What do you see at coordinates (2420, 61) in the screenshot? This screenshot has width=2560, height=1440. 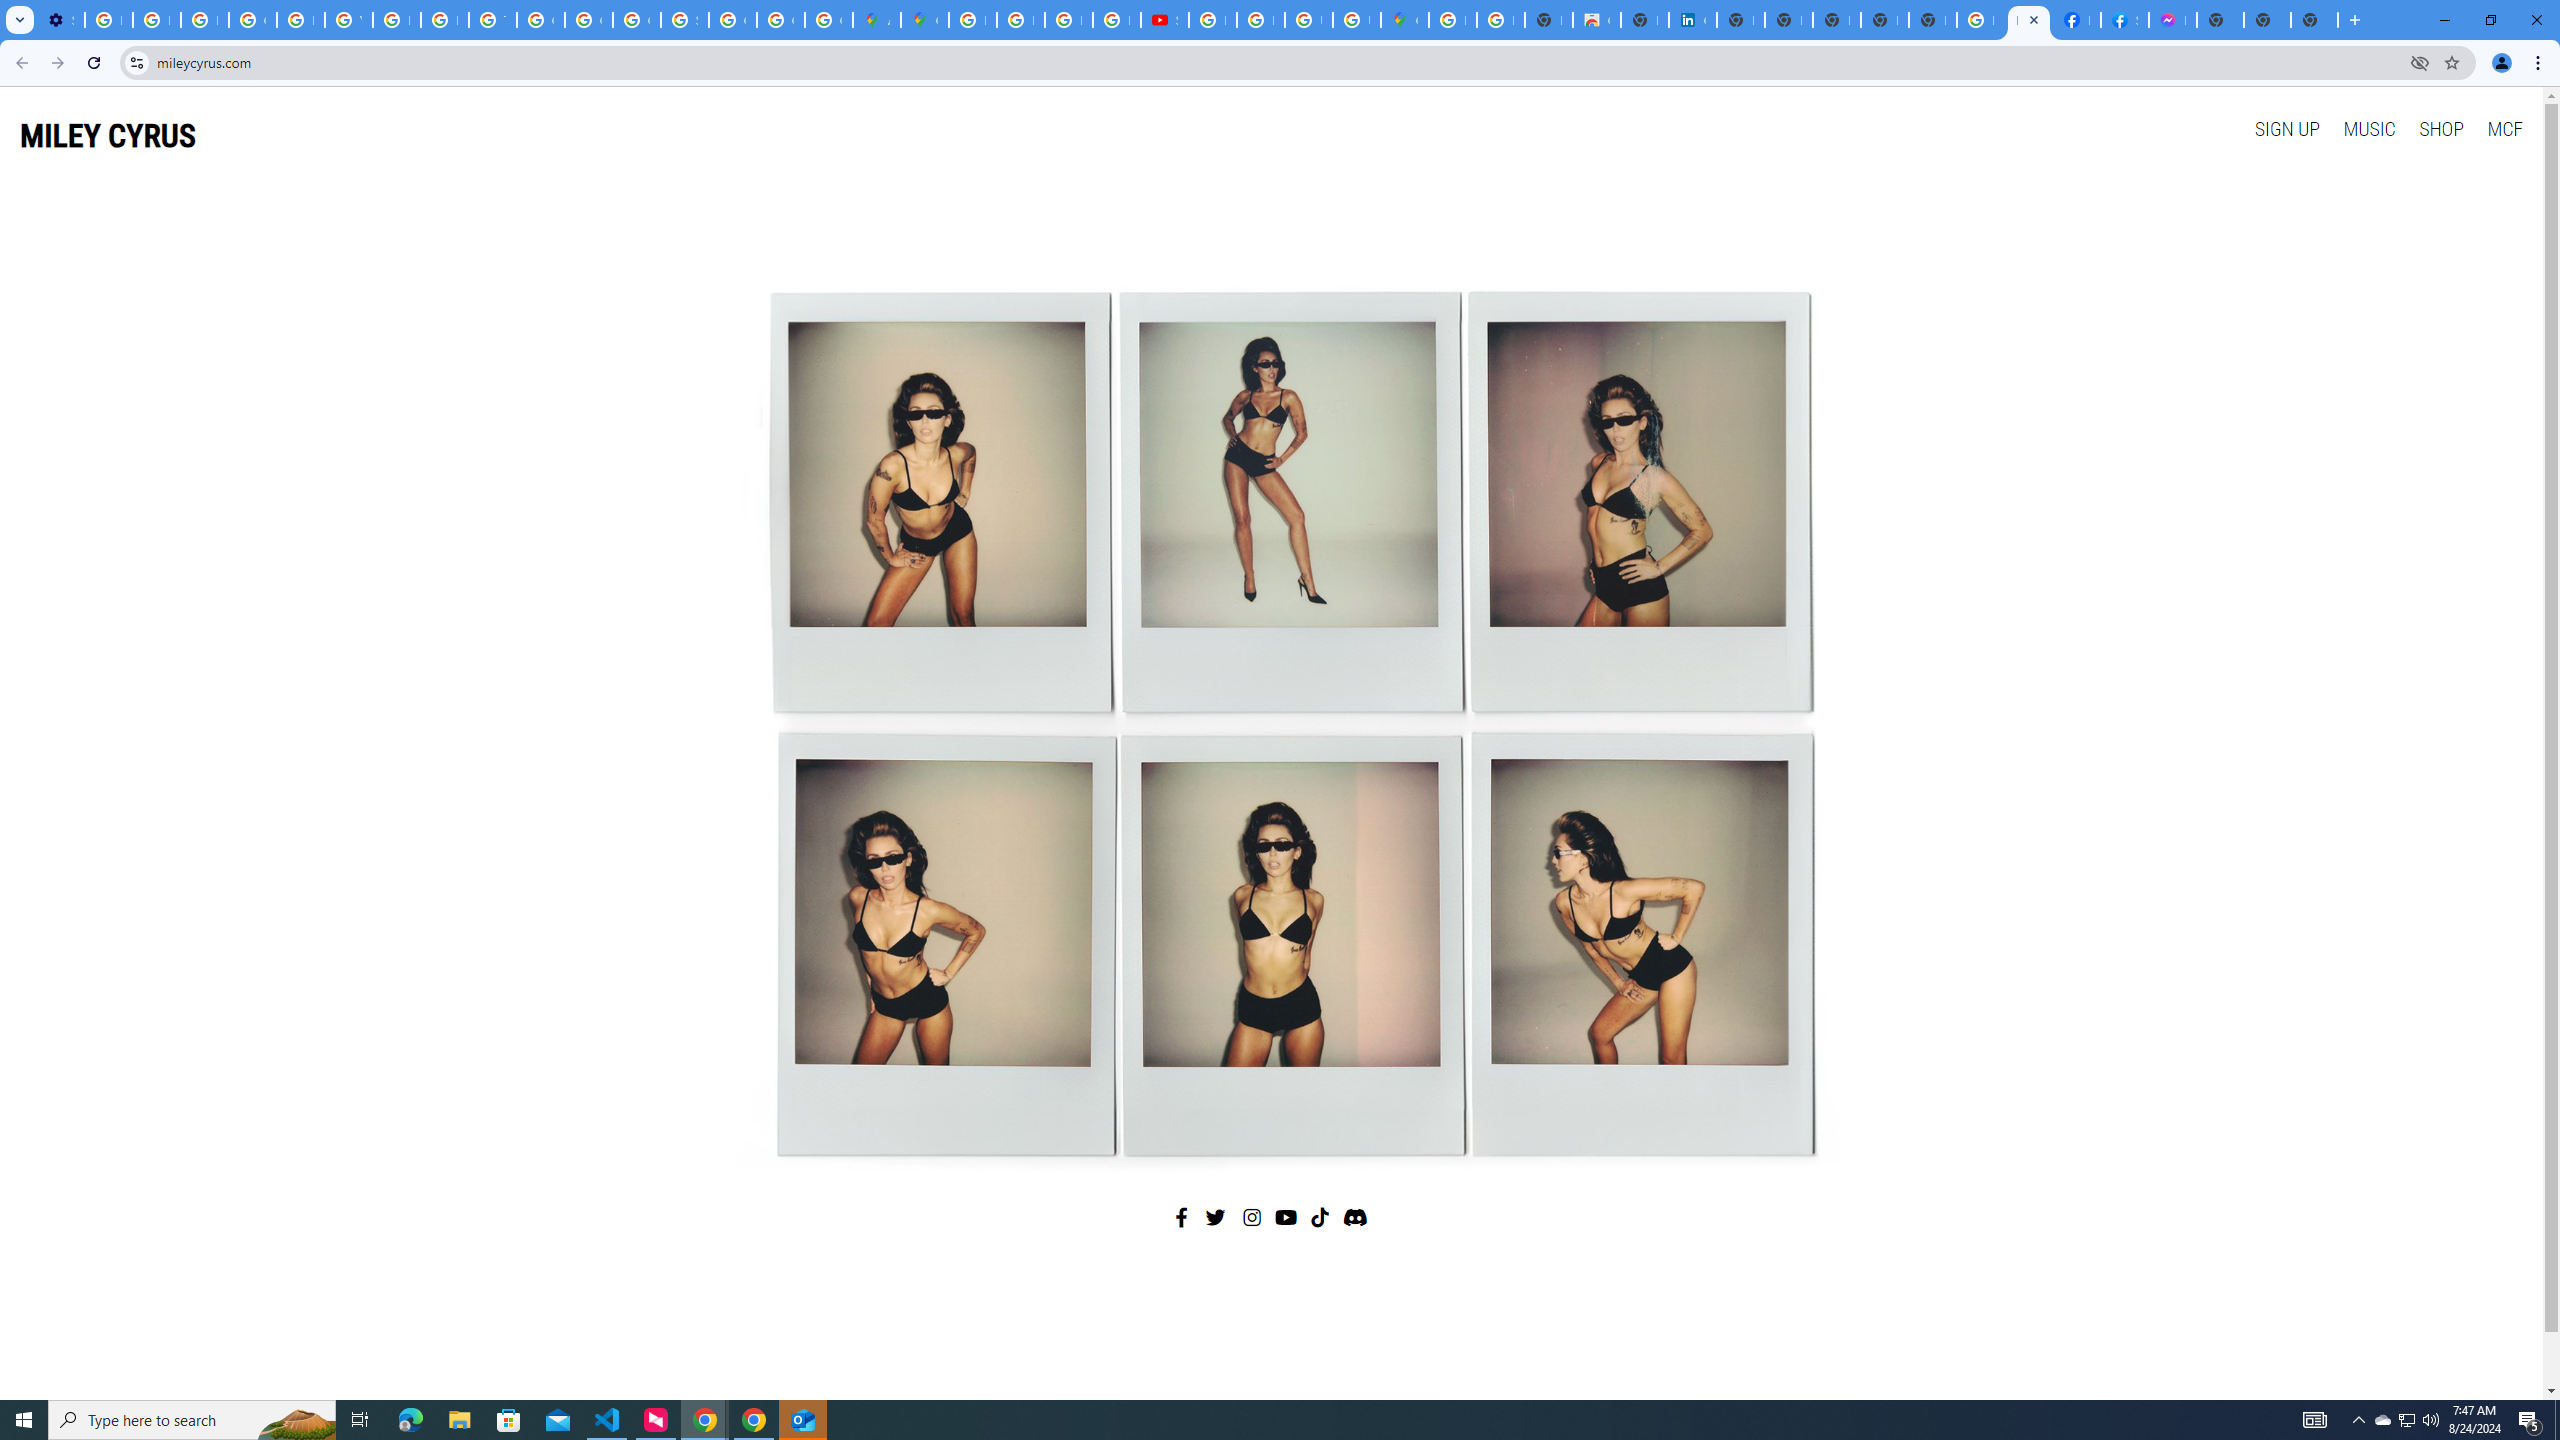 I see `'Third-party cookies blocked'` at bounding box center [2420, 61].